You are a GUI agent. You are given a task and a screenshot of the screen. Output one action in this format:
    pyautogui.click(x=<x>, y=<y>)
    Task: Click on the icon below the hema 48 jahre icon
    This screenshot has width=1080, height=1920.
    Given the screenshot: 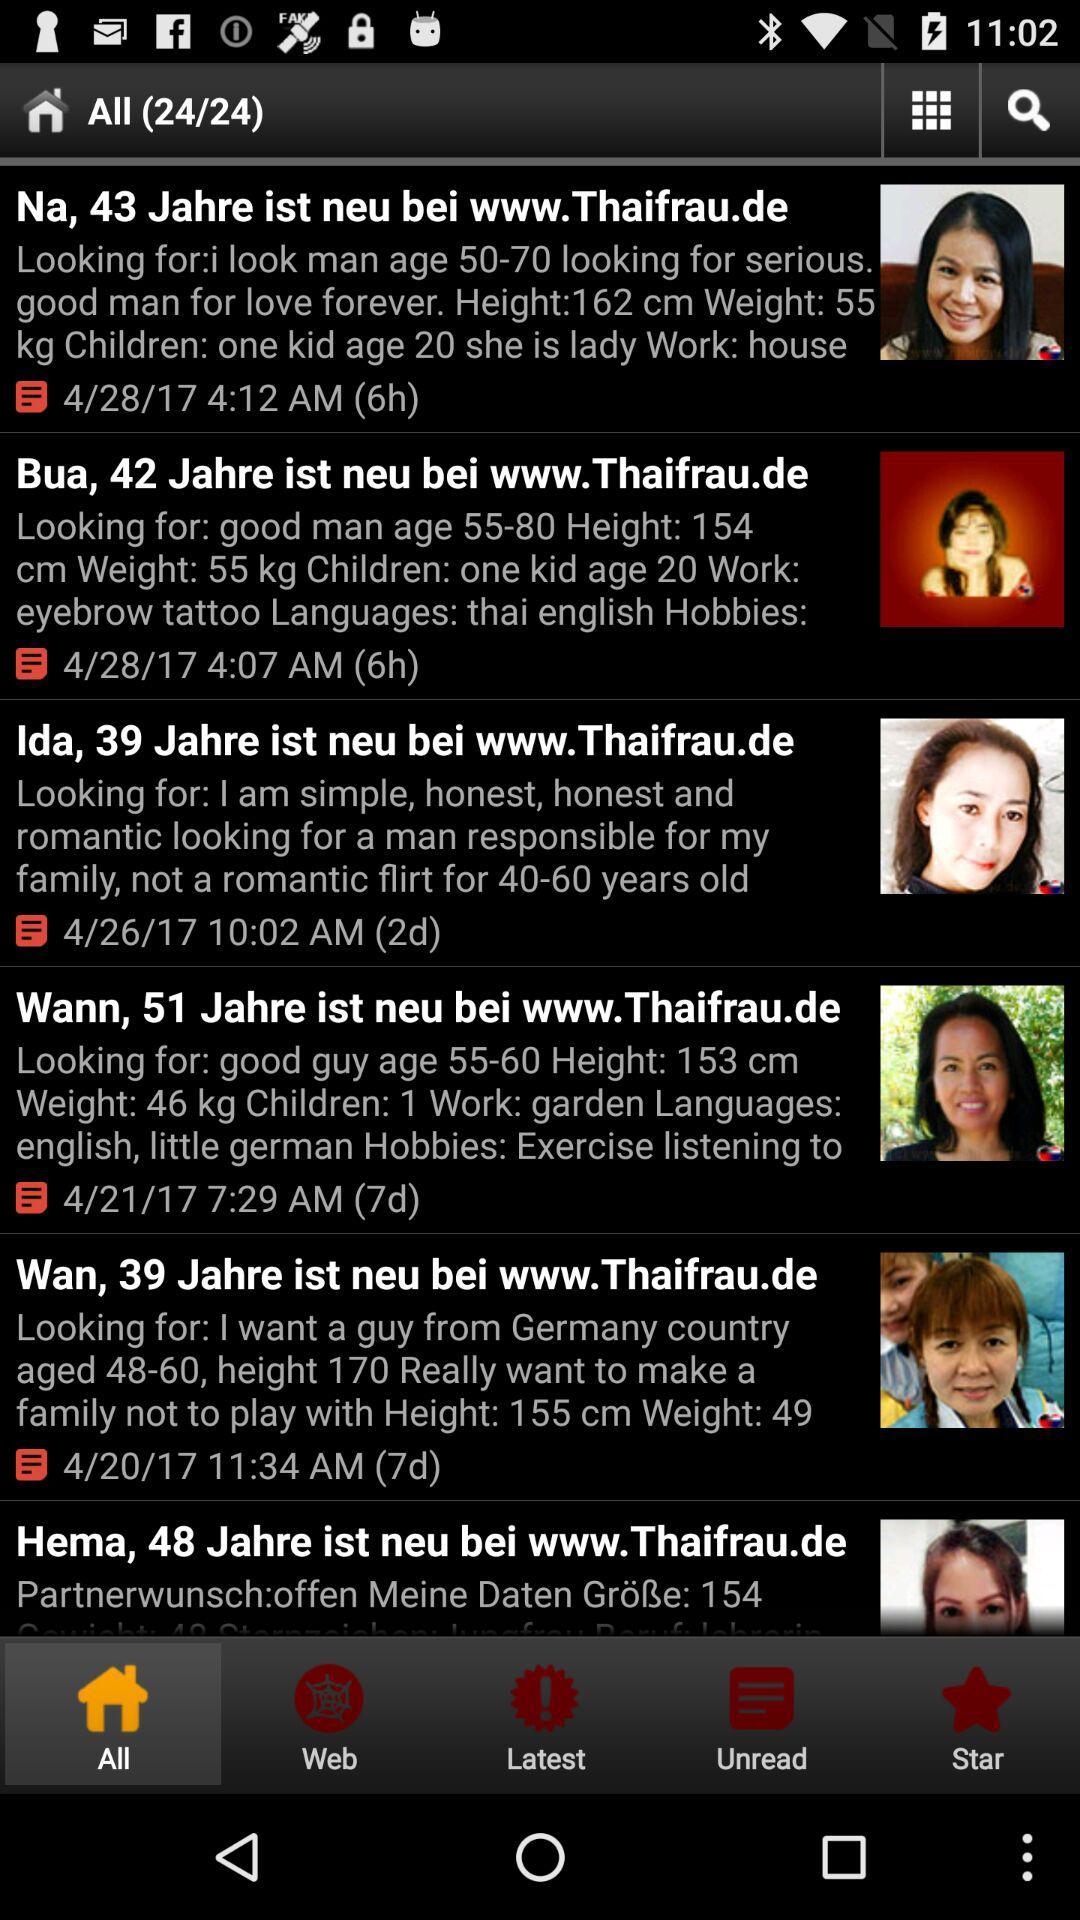 What is the action you would take?
    pyautogui.click(x=444, y=1602)
    